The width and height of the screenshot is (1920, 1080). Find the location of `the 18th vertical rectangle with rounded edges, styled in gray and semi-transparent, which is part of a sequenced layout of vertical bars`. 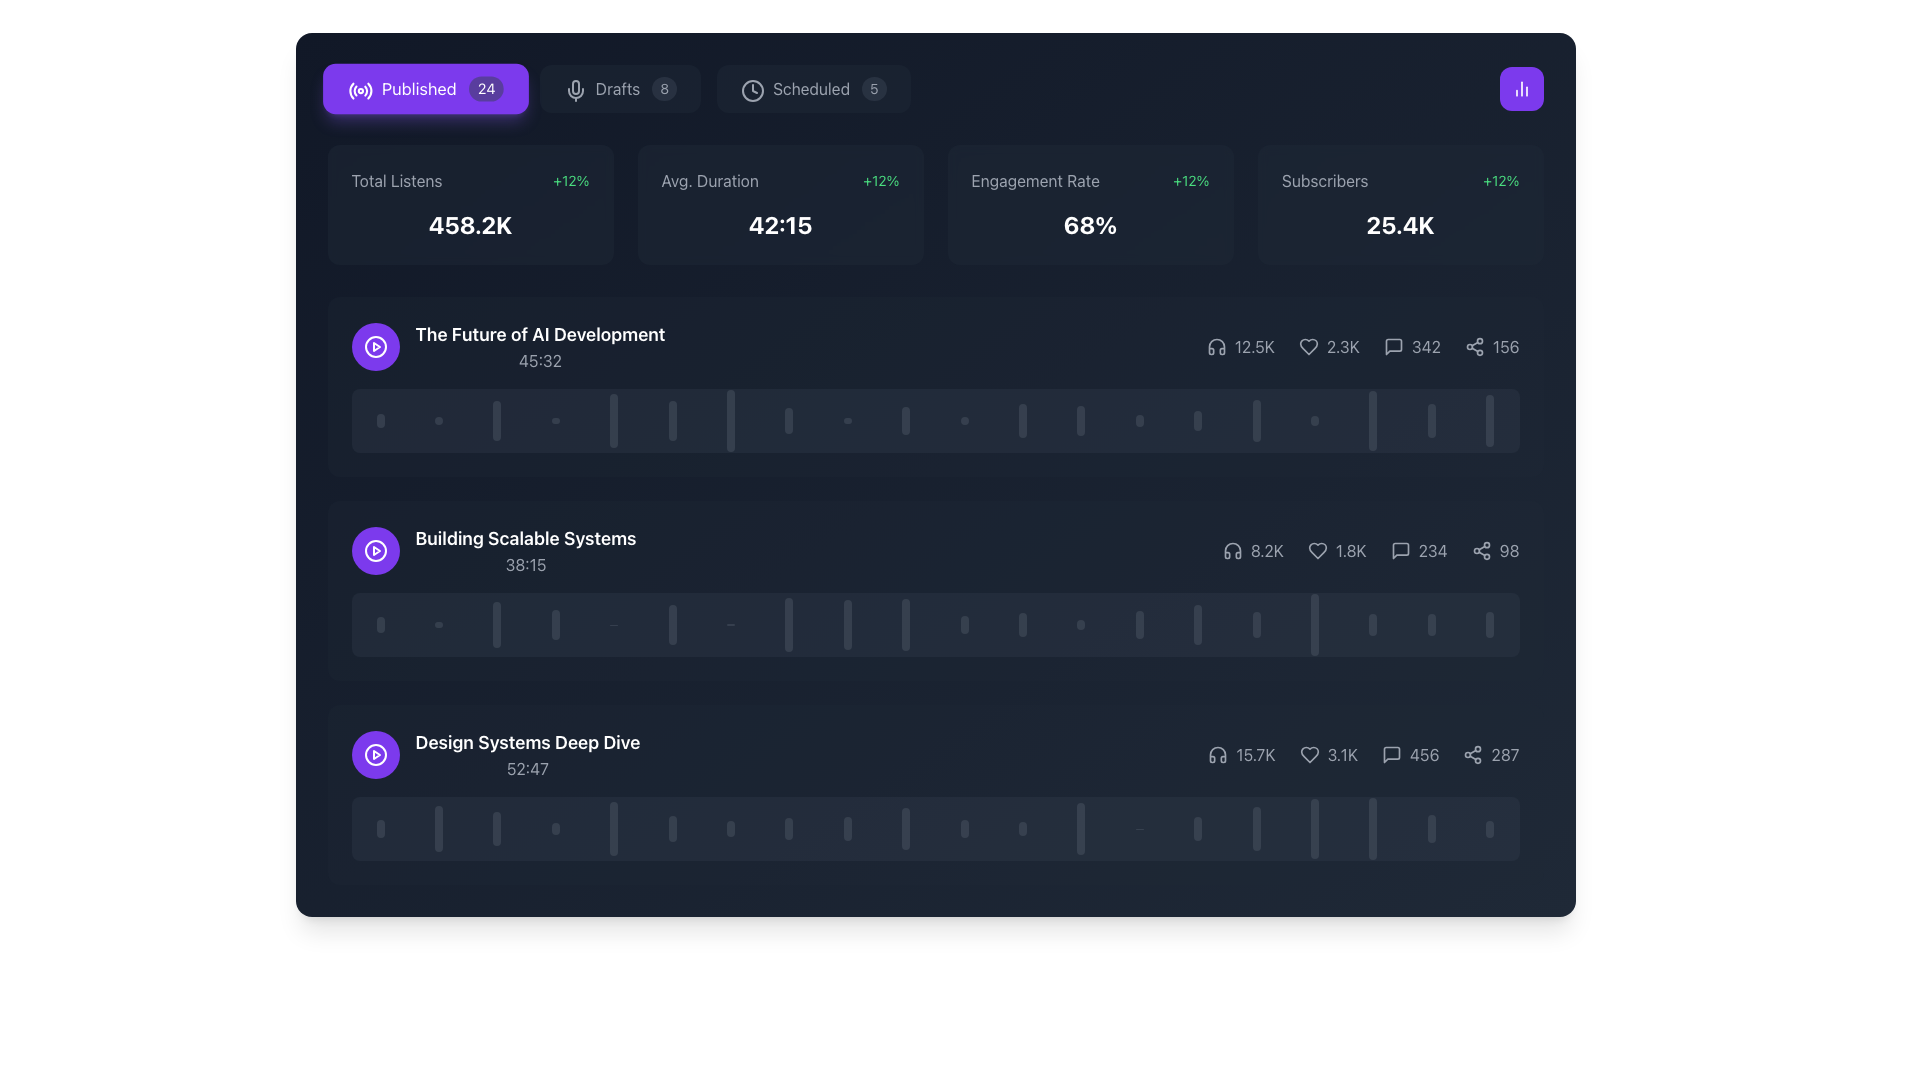

the 18th vertical rectangle with rounded edges, styled in gray and semi-transparent, which is part of a sequenced layout of vertical bars is located at coordinates (1372, 623).